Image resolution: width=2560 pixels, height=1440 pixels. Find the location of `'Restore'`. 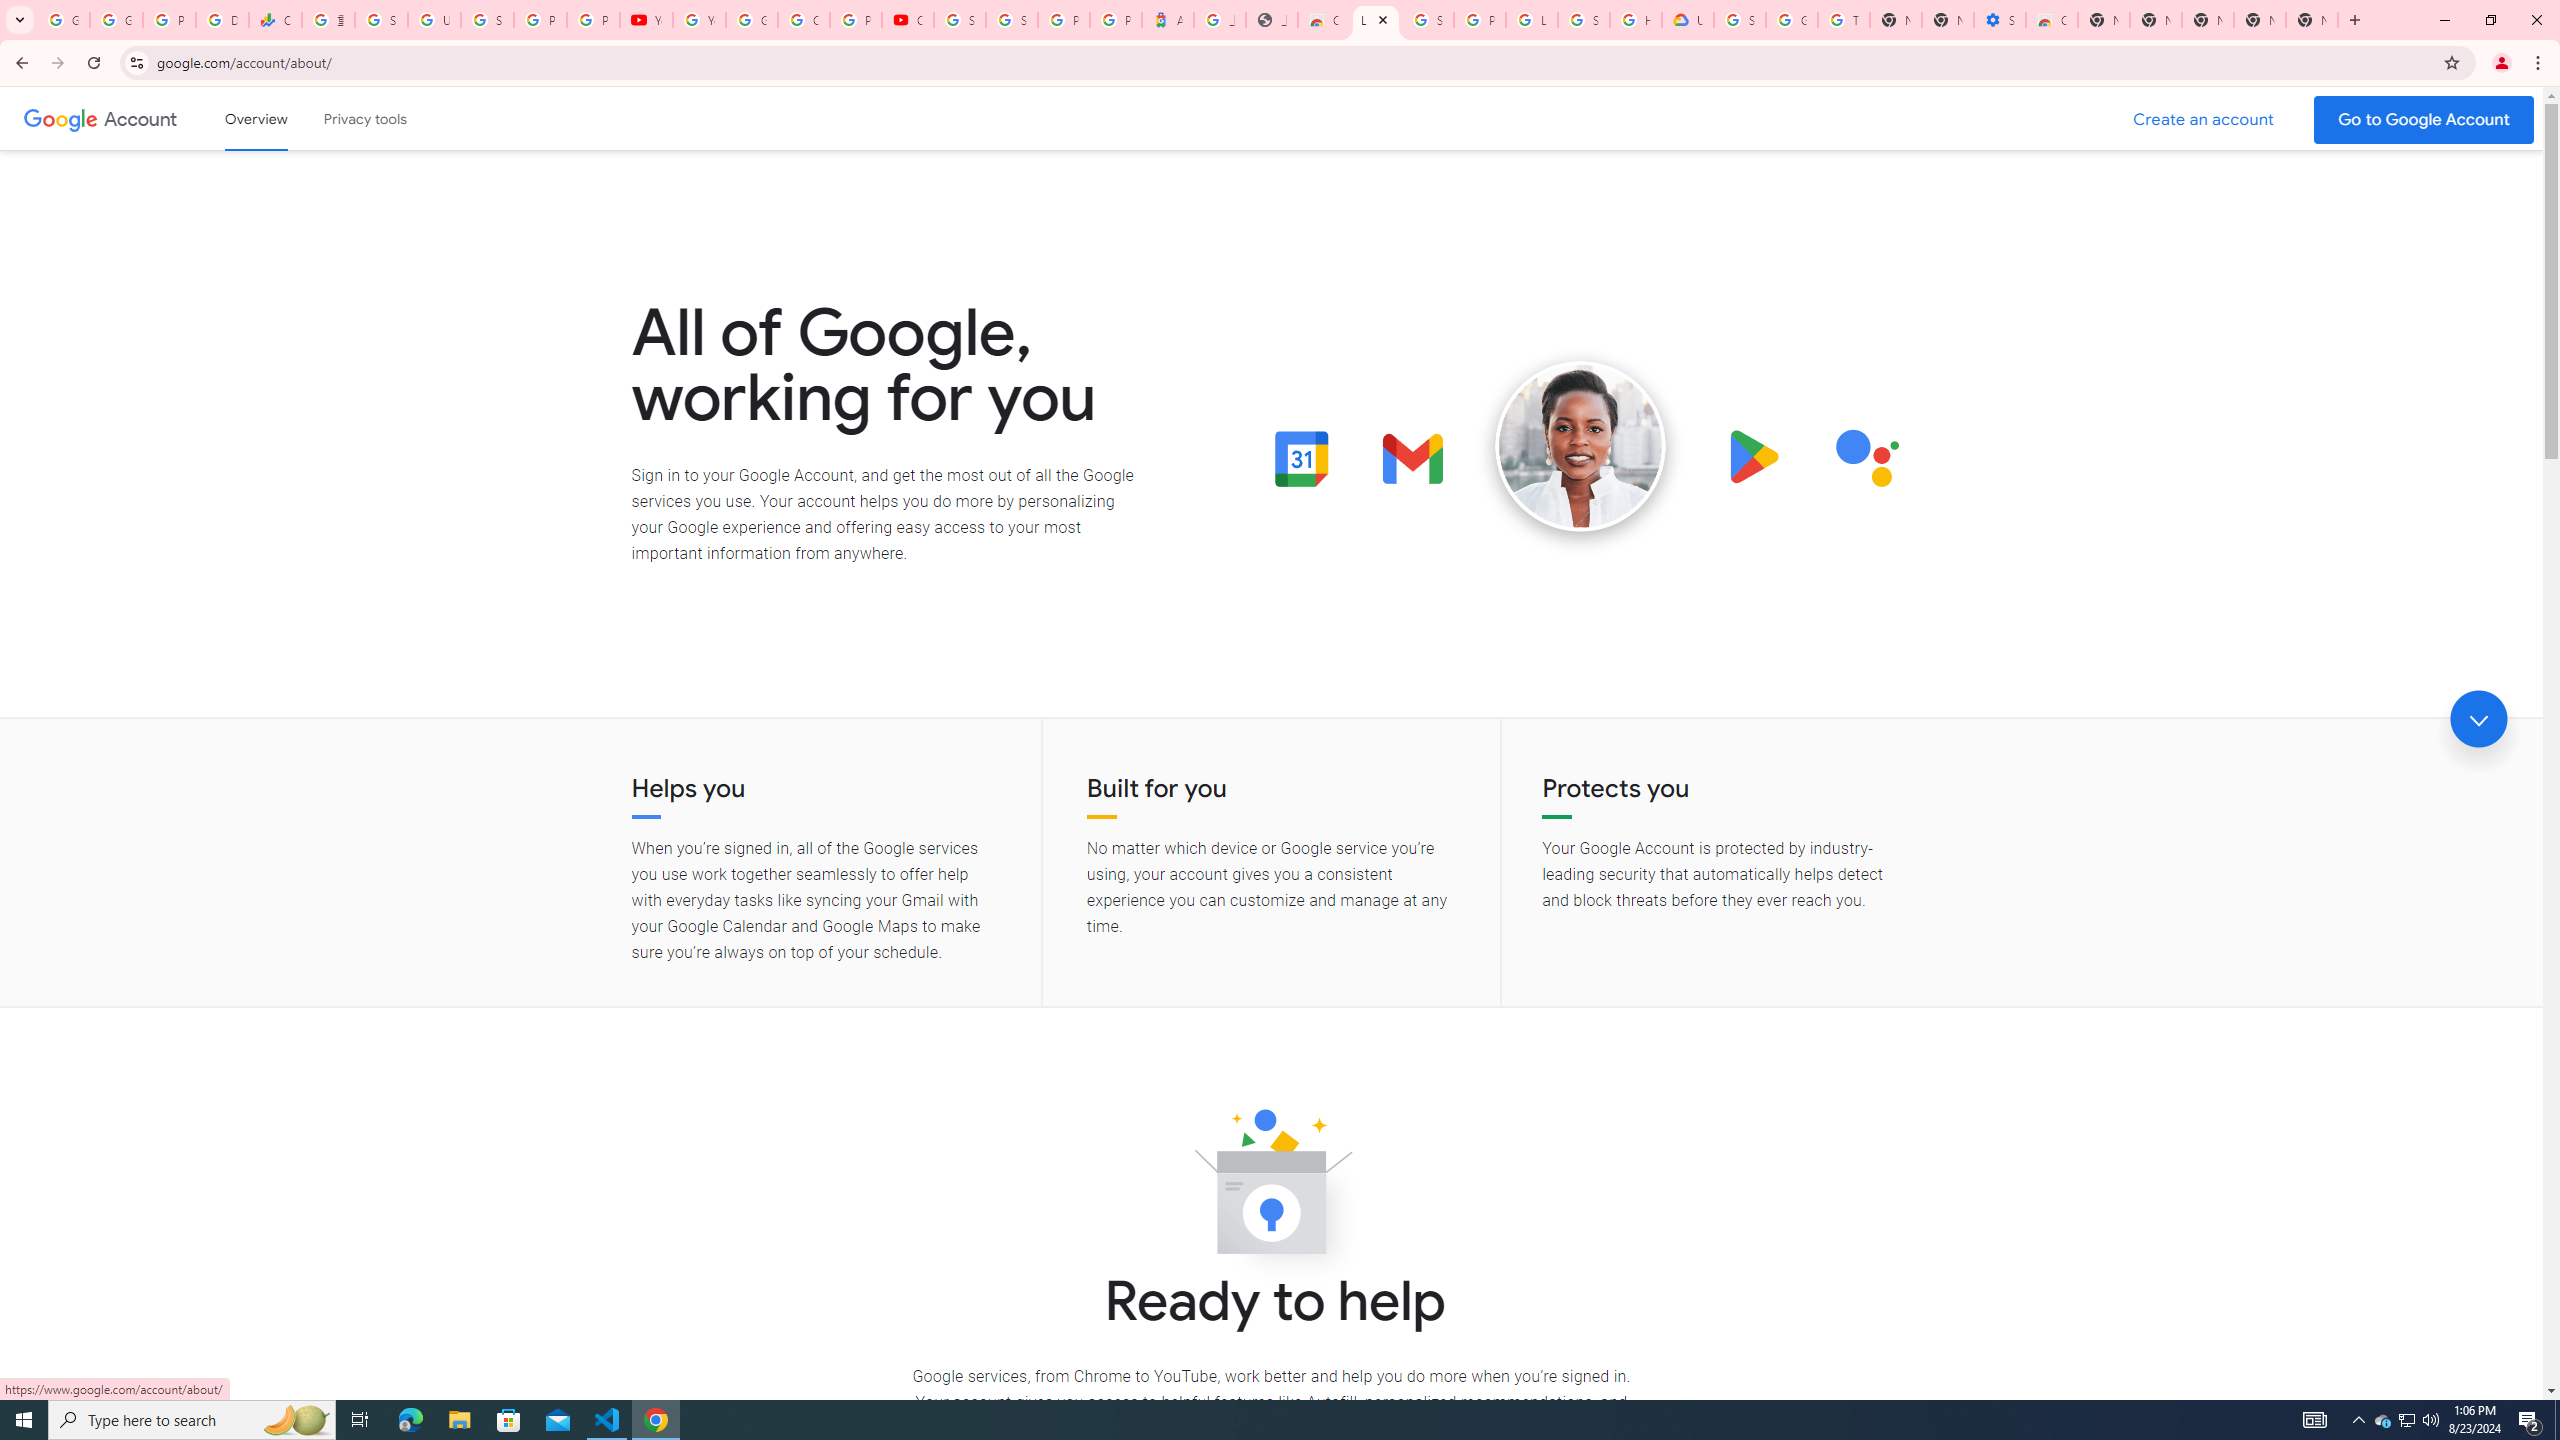

'Restore' is located at coordinates (2490, 19).